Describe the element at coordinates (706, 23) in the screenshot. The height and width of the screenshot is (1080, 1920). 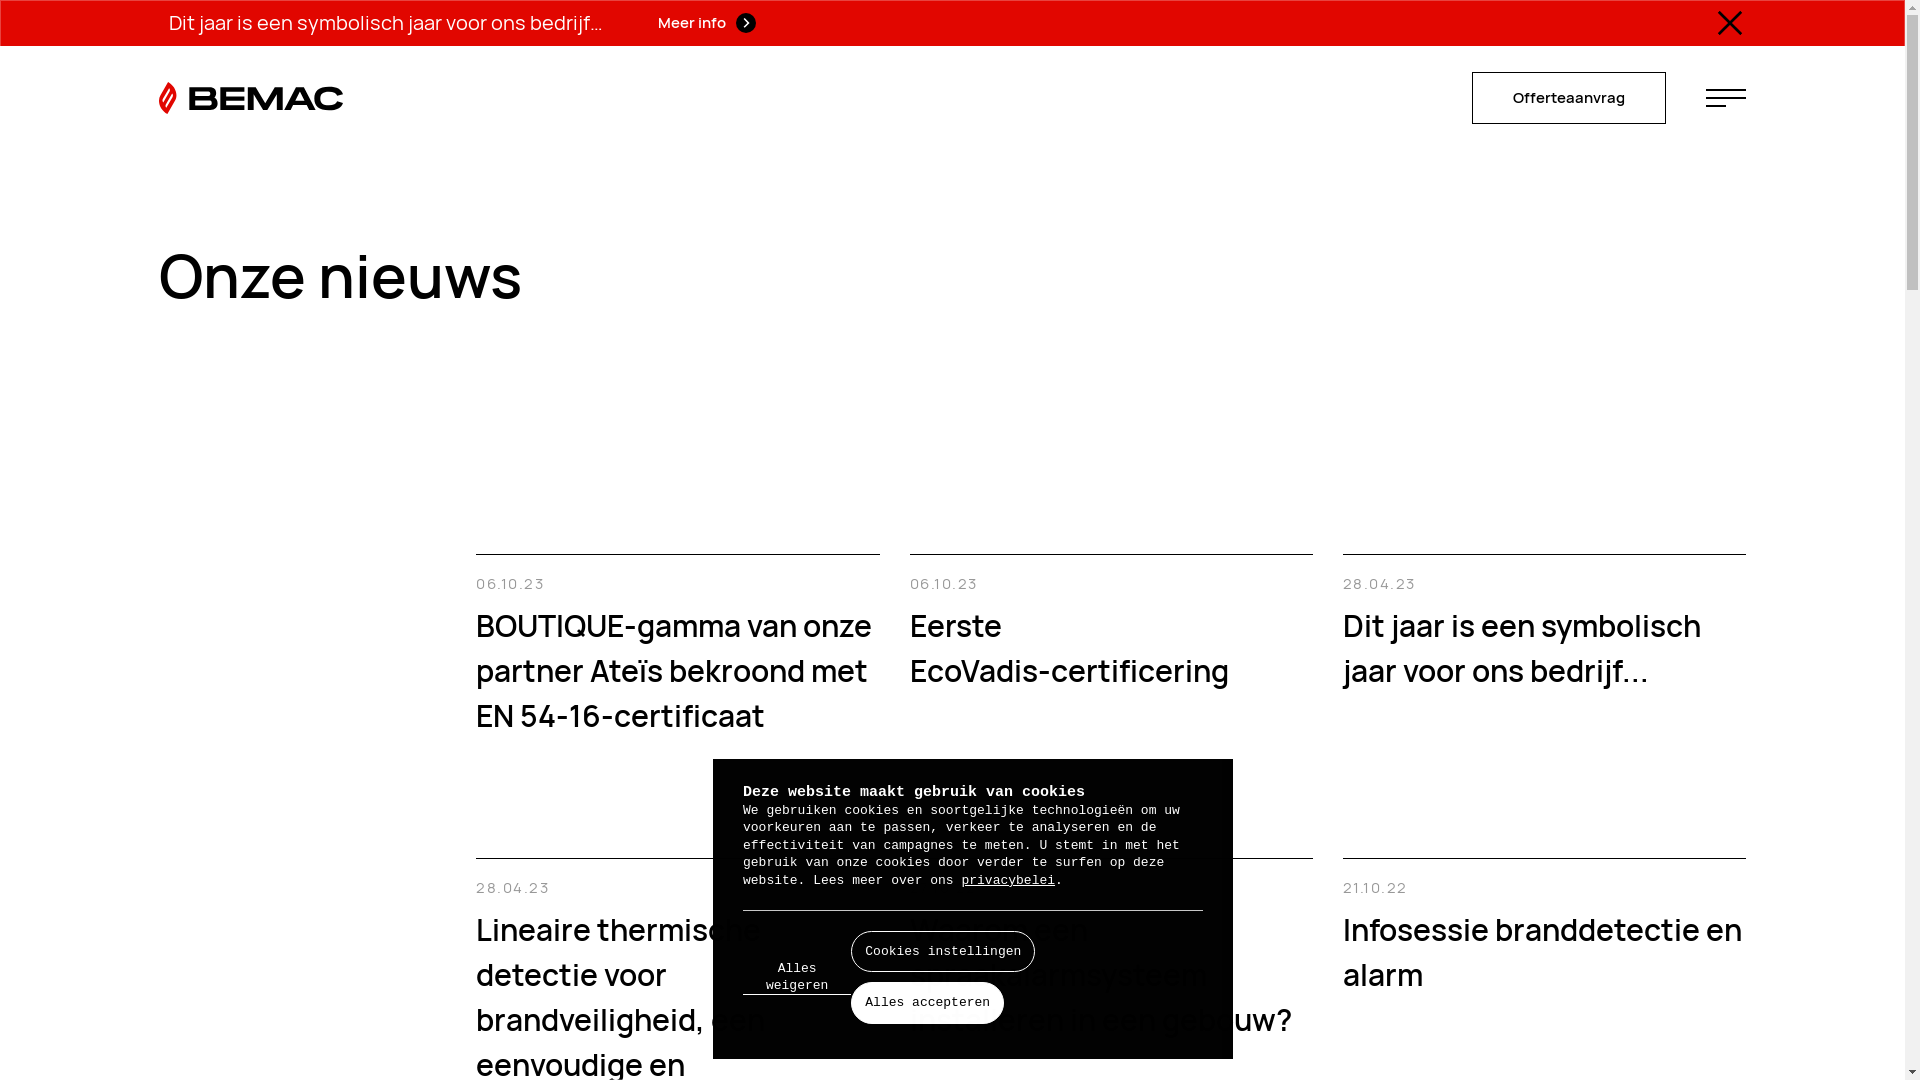
I see `'Meer info'` at that location.